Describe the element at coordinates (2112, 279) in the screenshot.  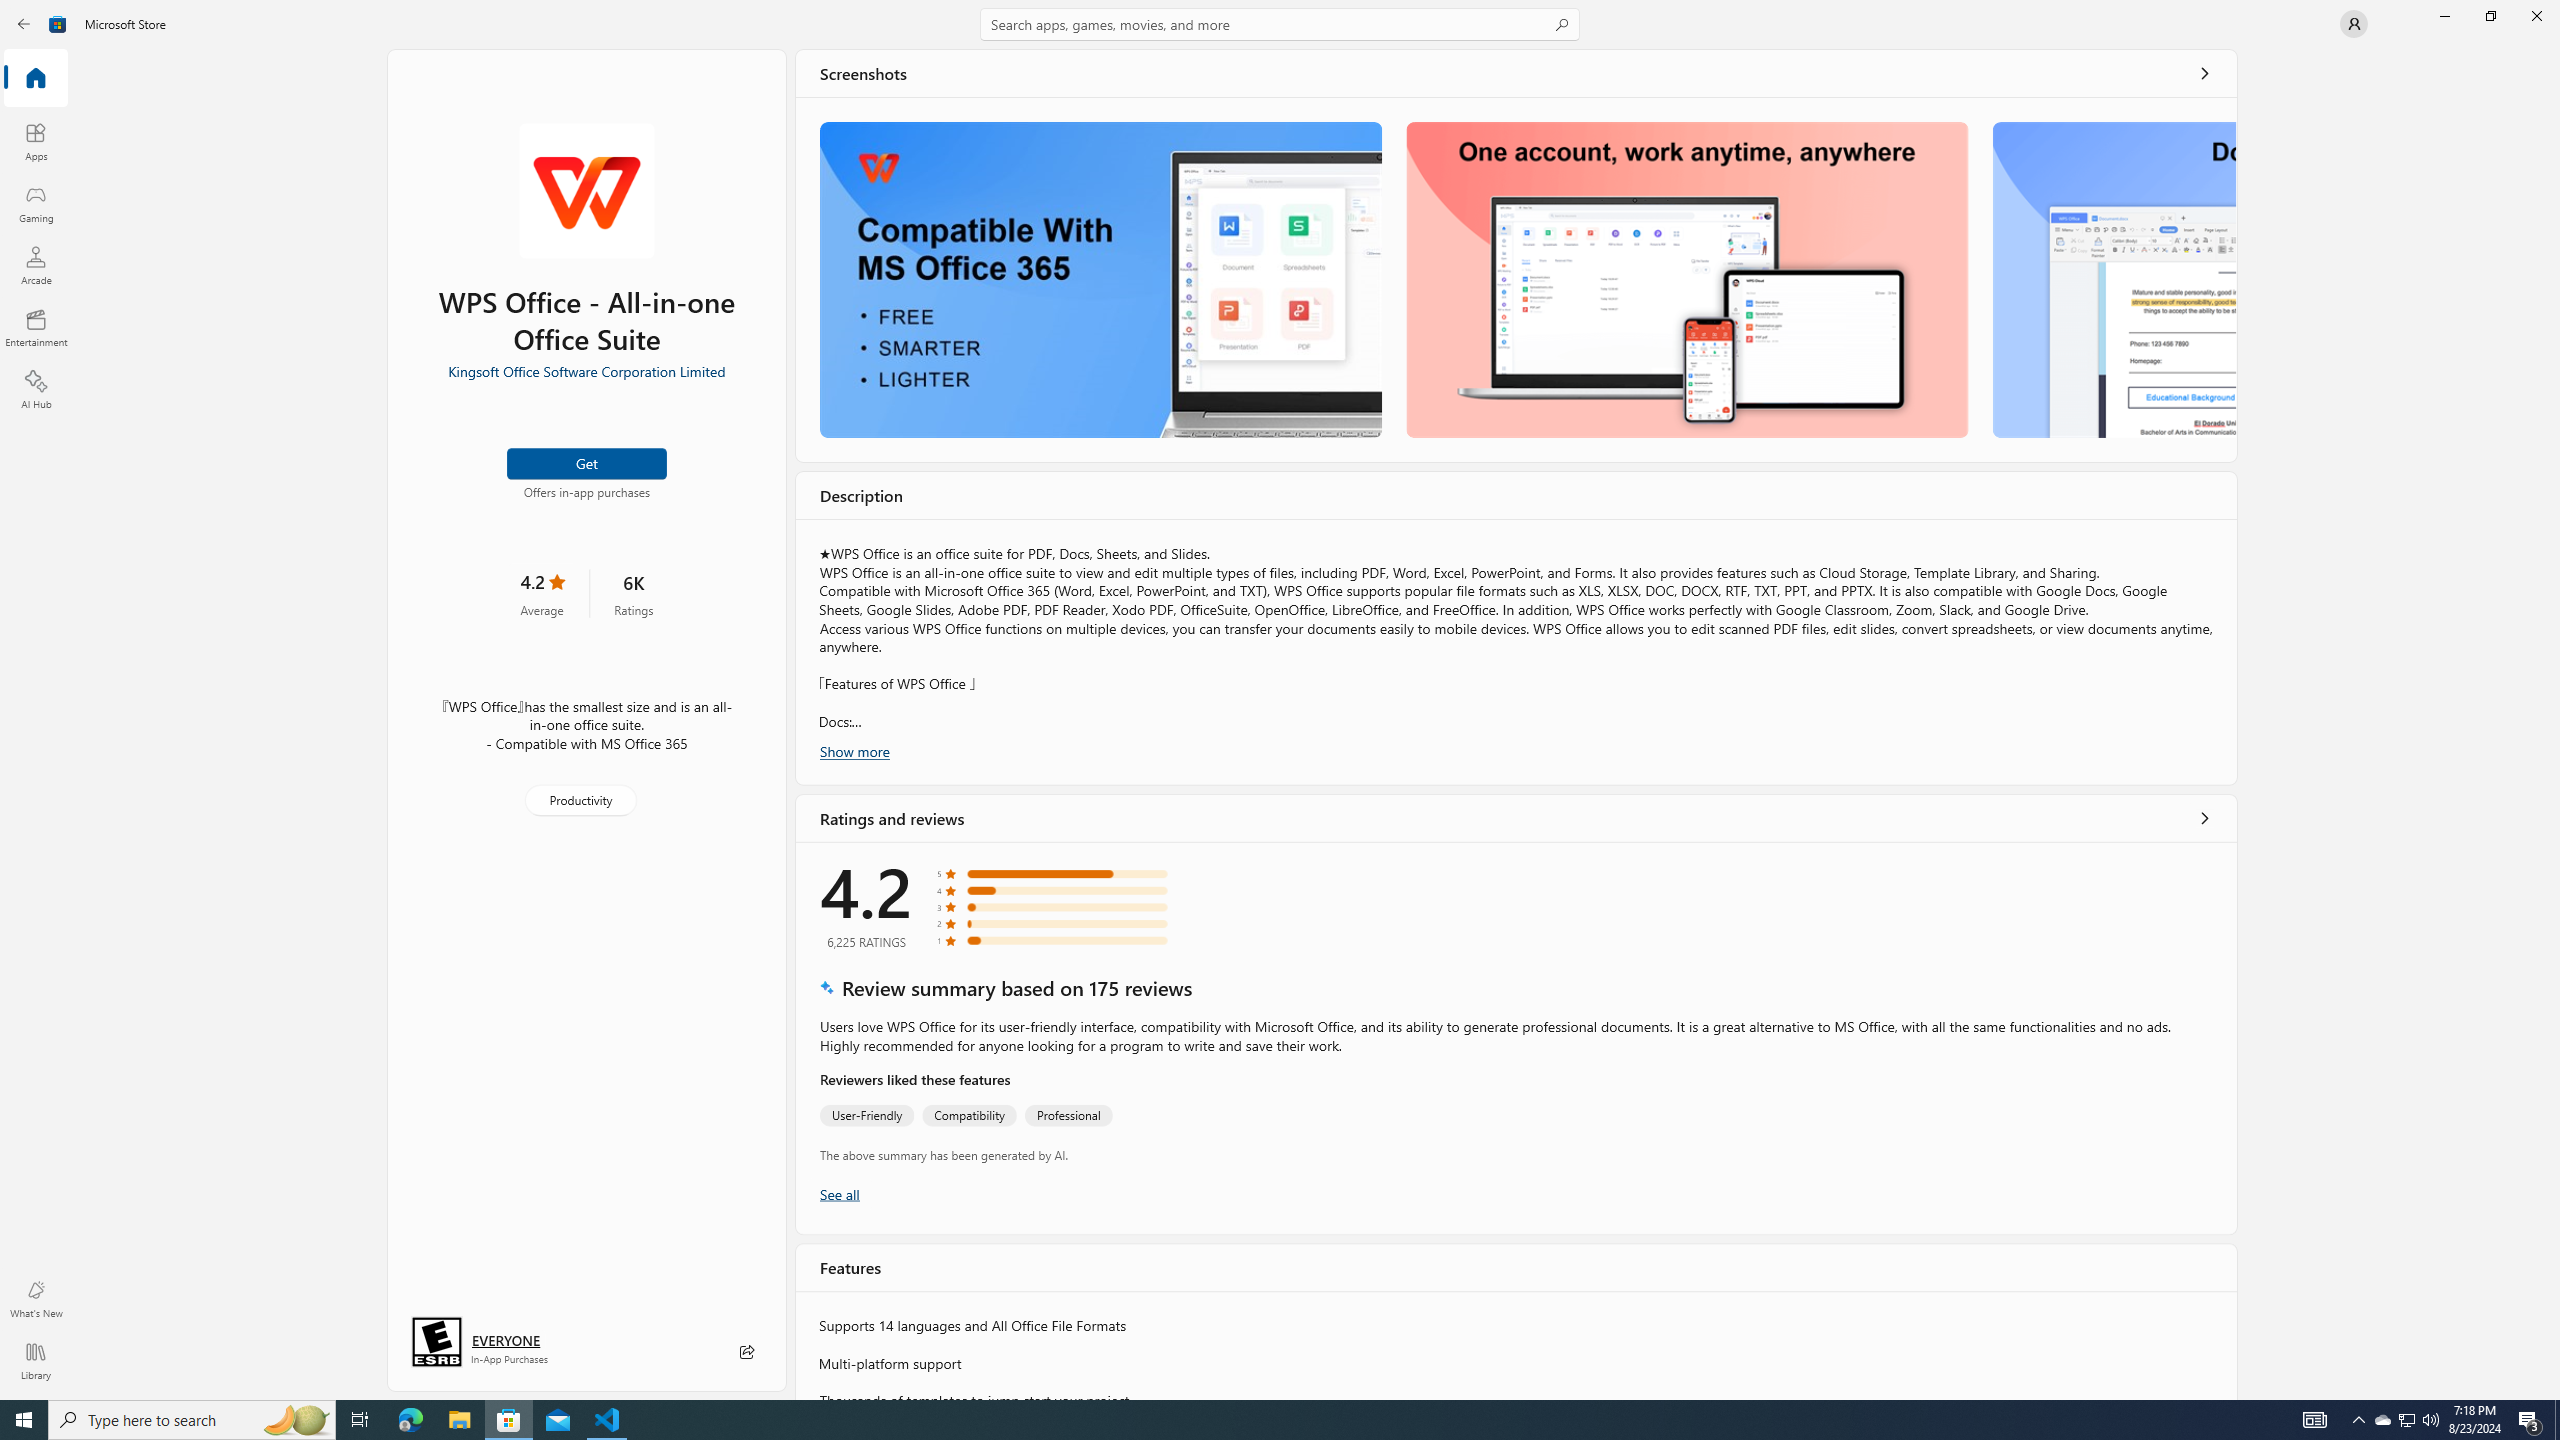
I see `'Screenshot 3'` at that location.